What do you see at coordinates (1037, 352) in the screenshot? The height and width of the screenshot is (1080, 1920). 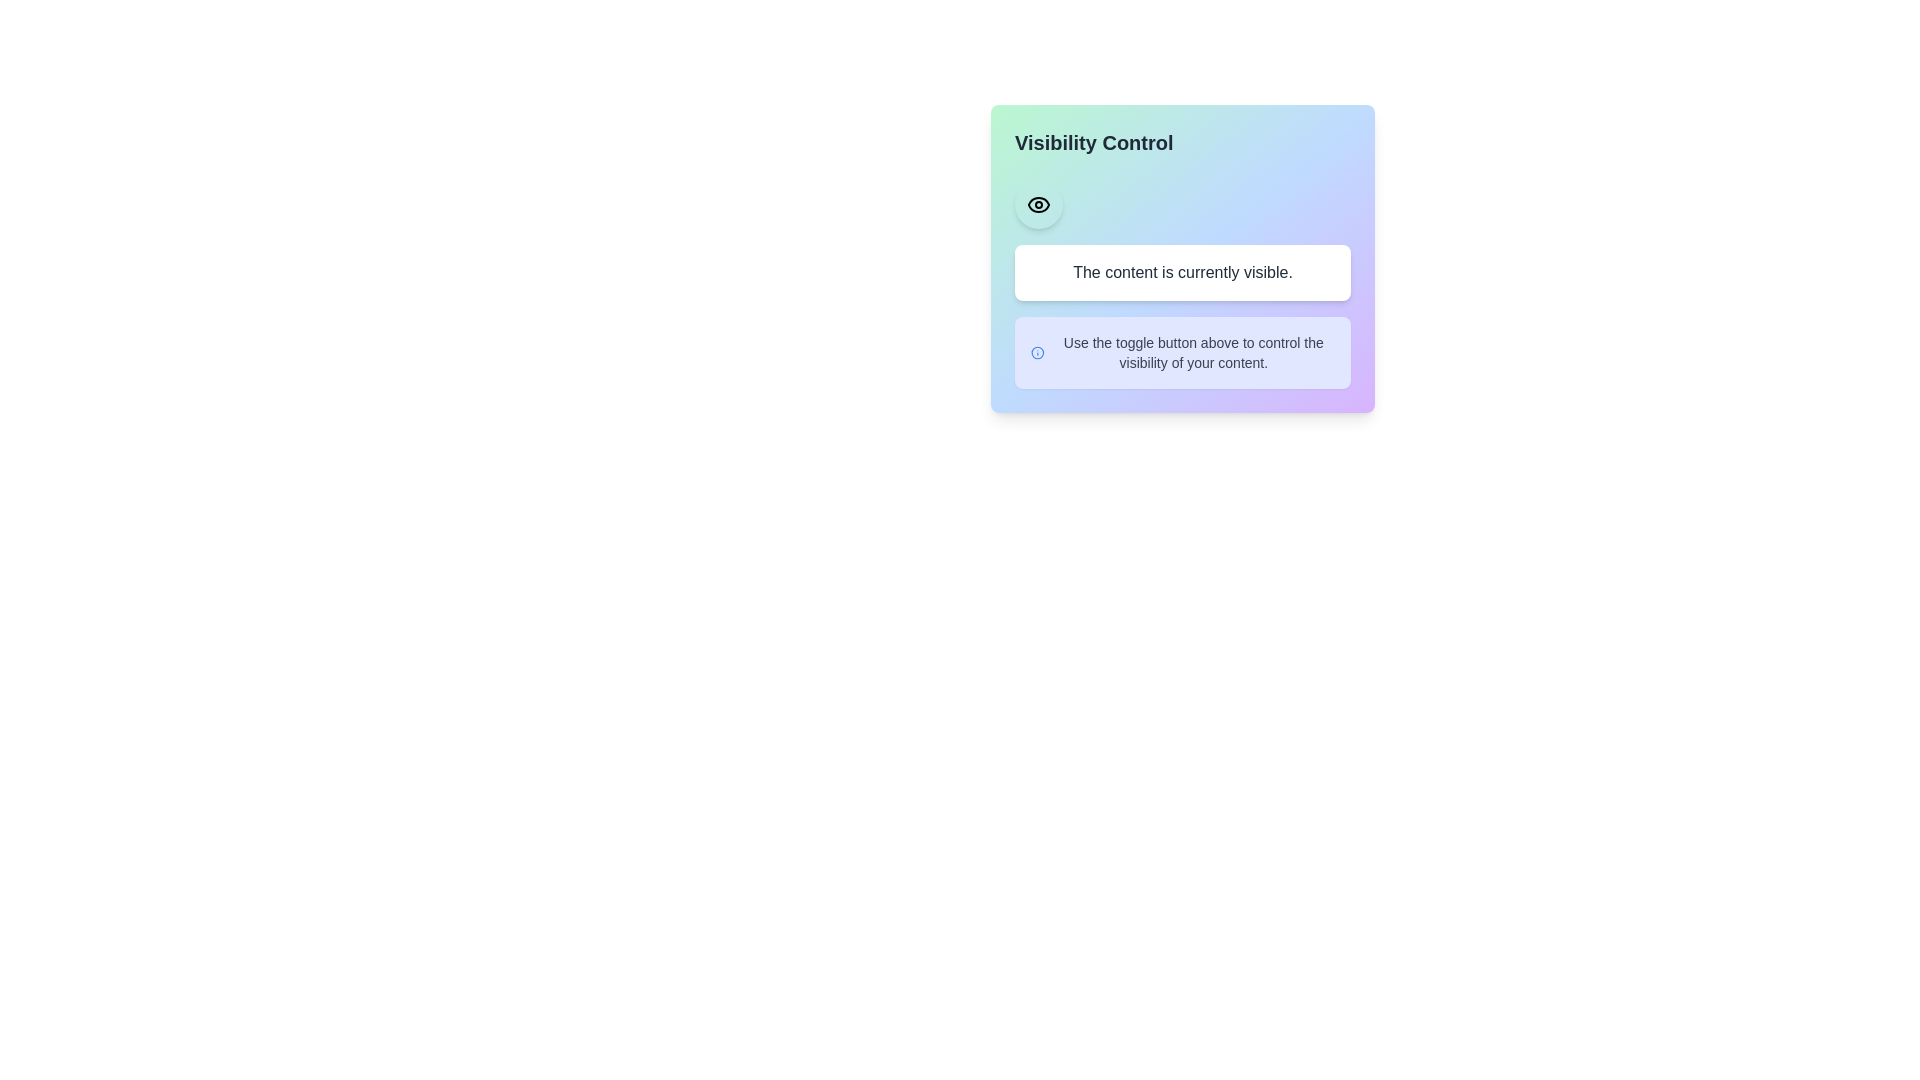 I see `the informational icon to display additional information` at bounding box center [1037, 352].